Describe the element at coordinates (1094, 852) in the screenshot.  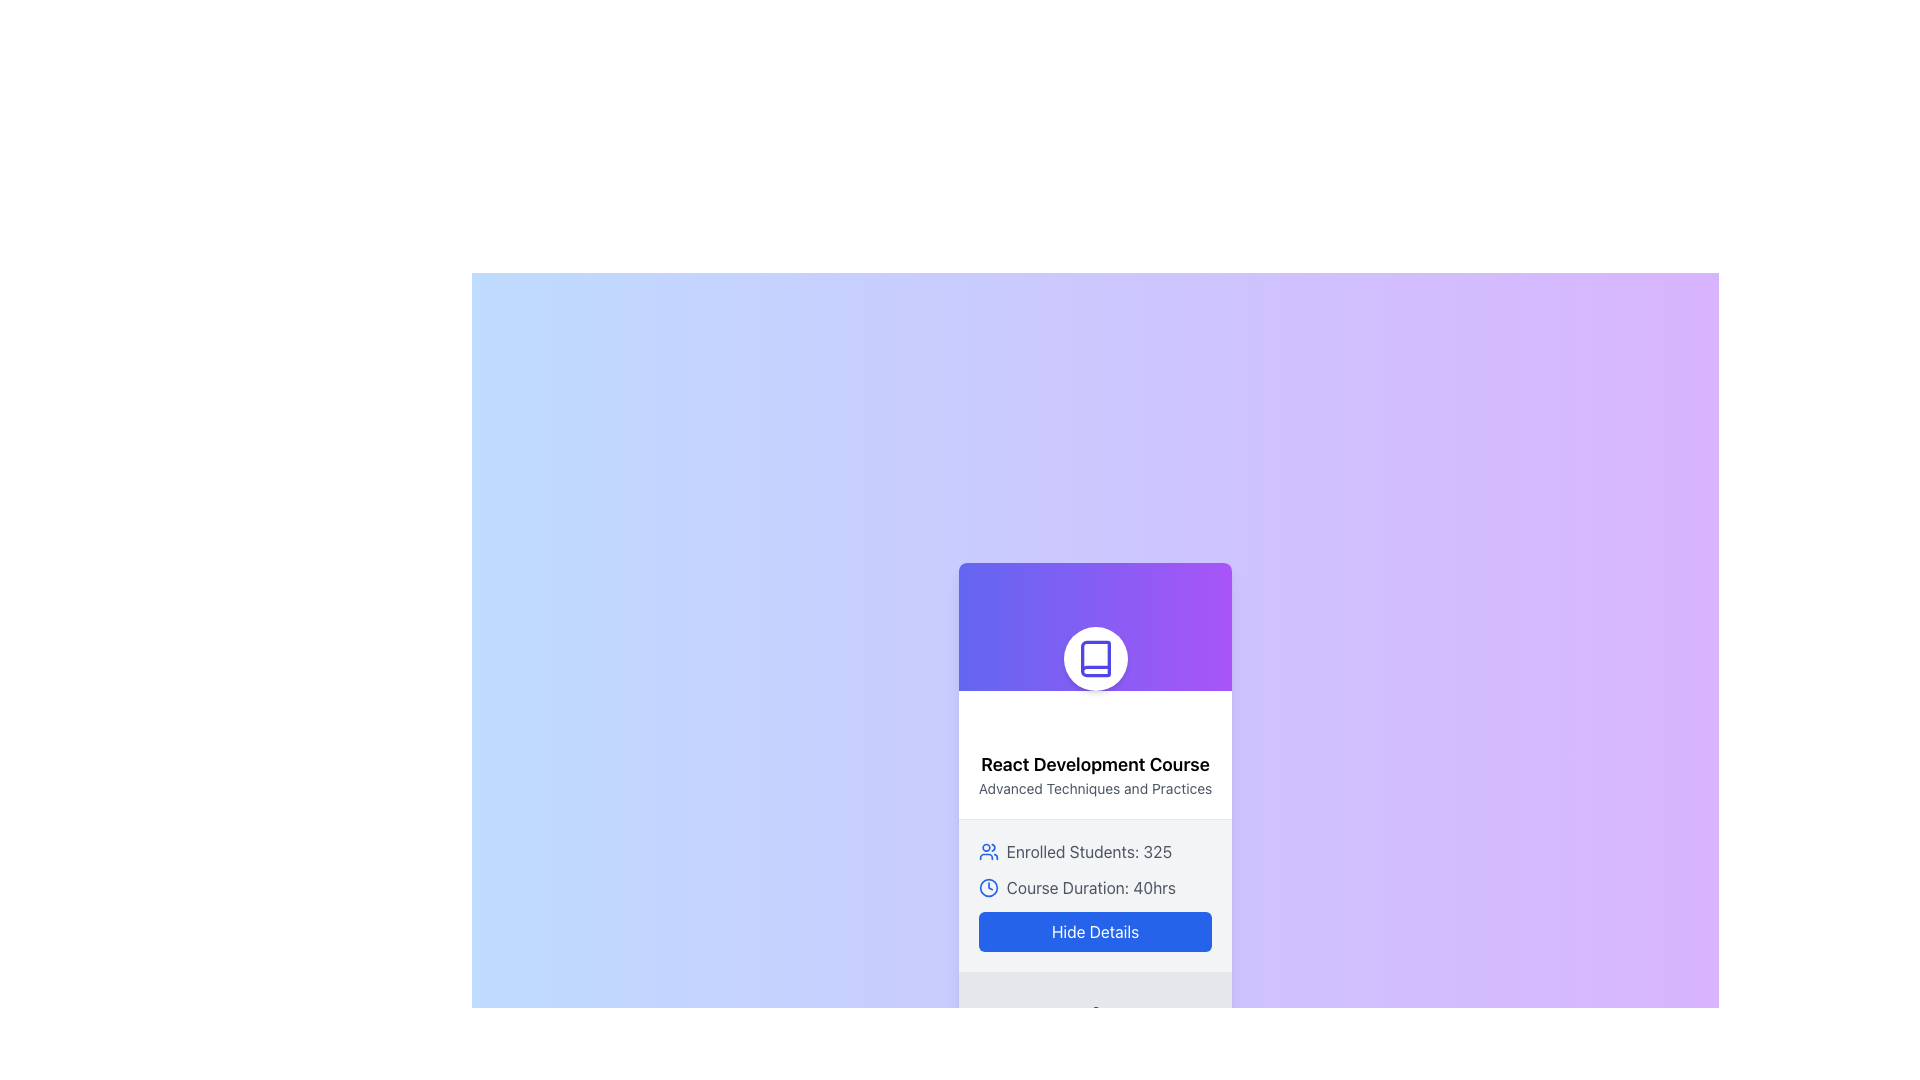
I see `information from the informational label displaying 'Enrolled Students: 325' located beneath the title 'React Development Course'` at that location.